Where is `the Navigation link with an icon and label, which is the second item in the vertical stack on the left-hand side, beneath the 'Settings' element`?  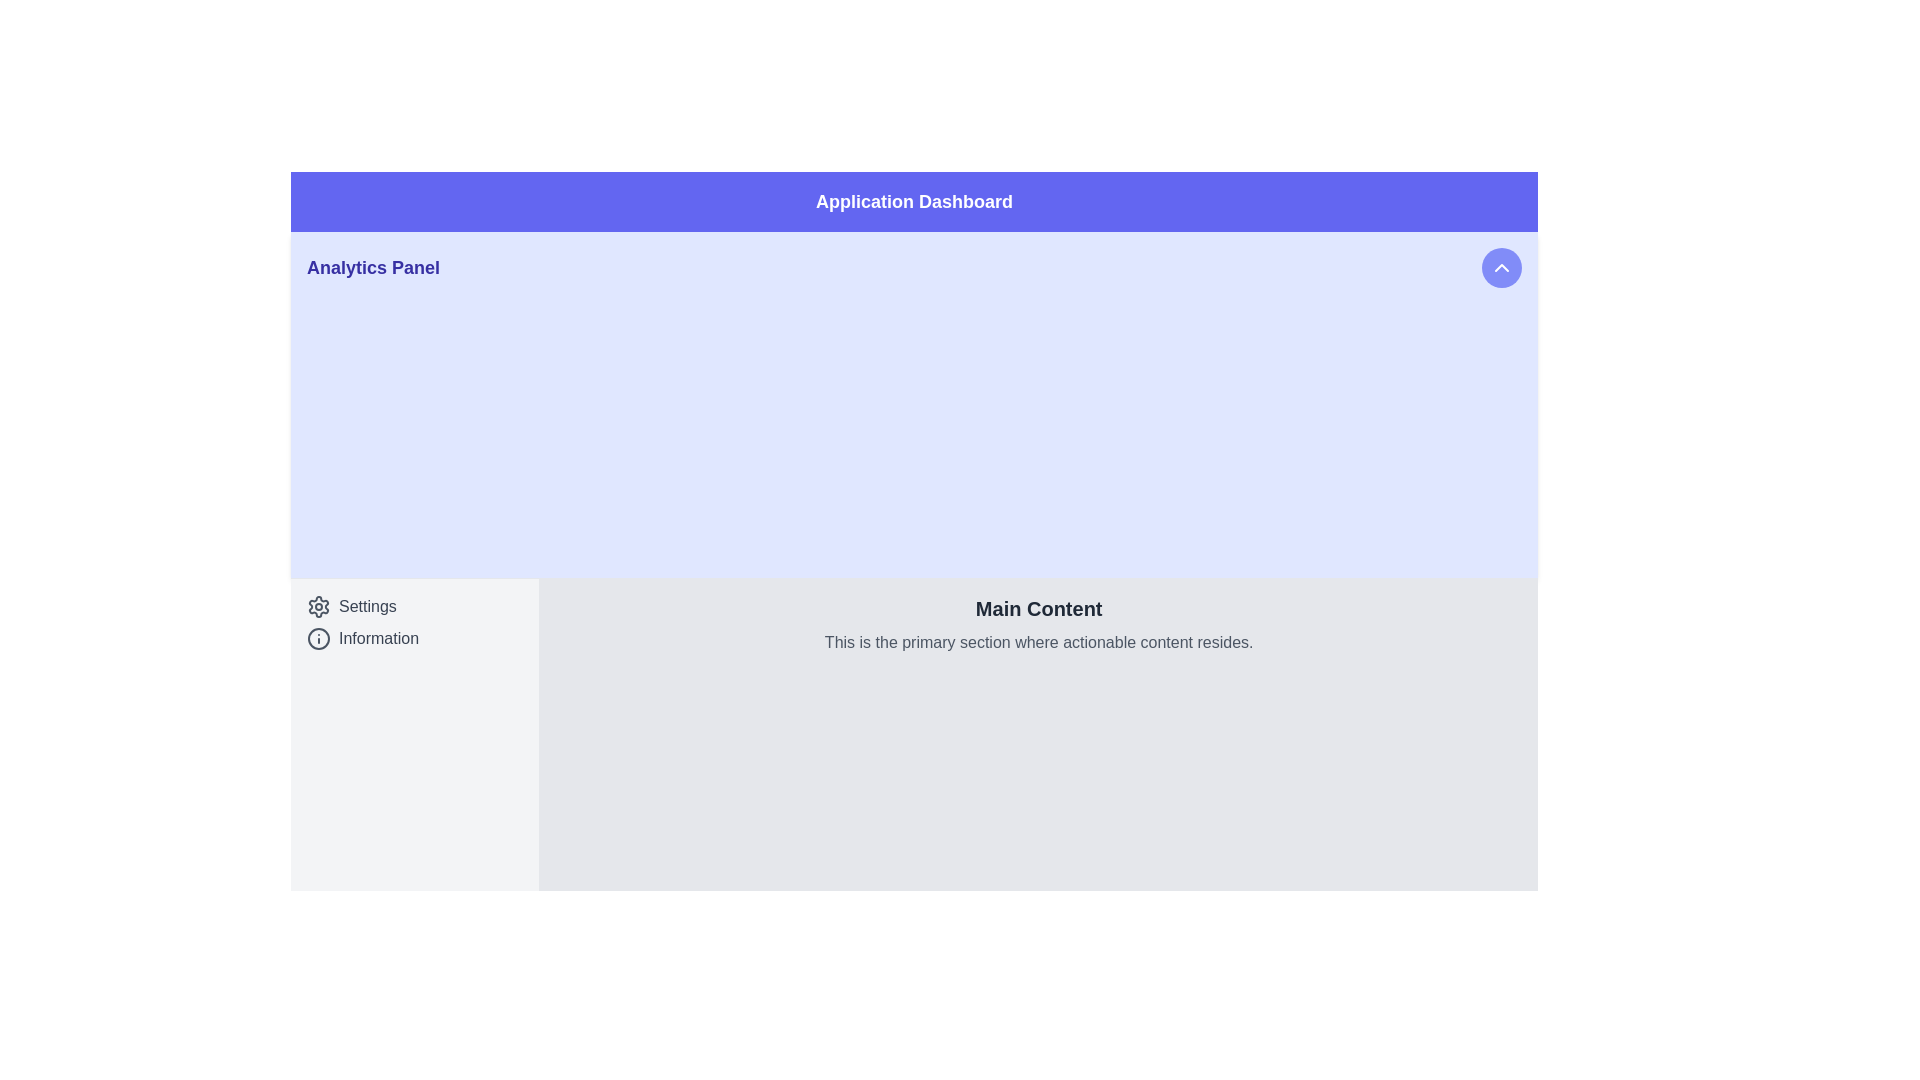 the Navigation link with an icon and label, which is the second item in the vertical stack on the left-hand side, beneath the 'Settings' element is located at coordinates (414, 638).